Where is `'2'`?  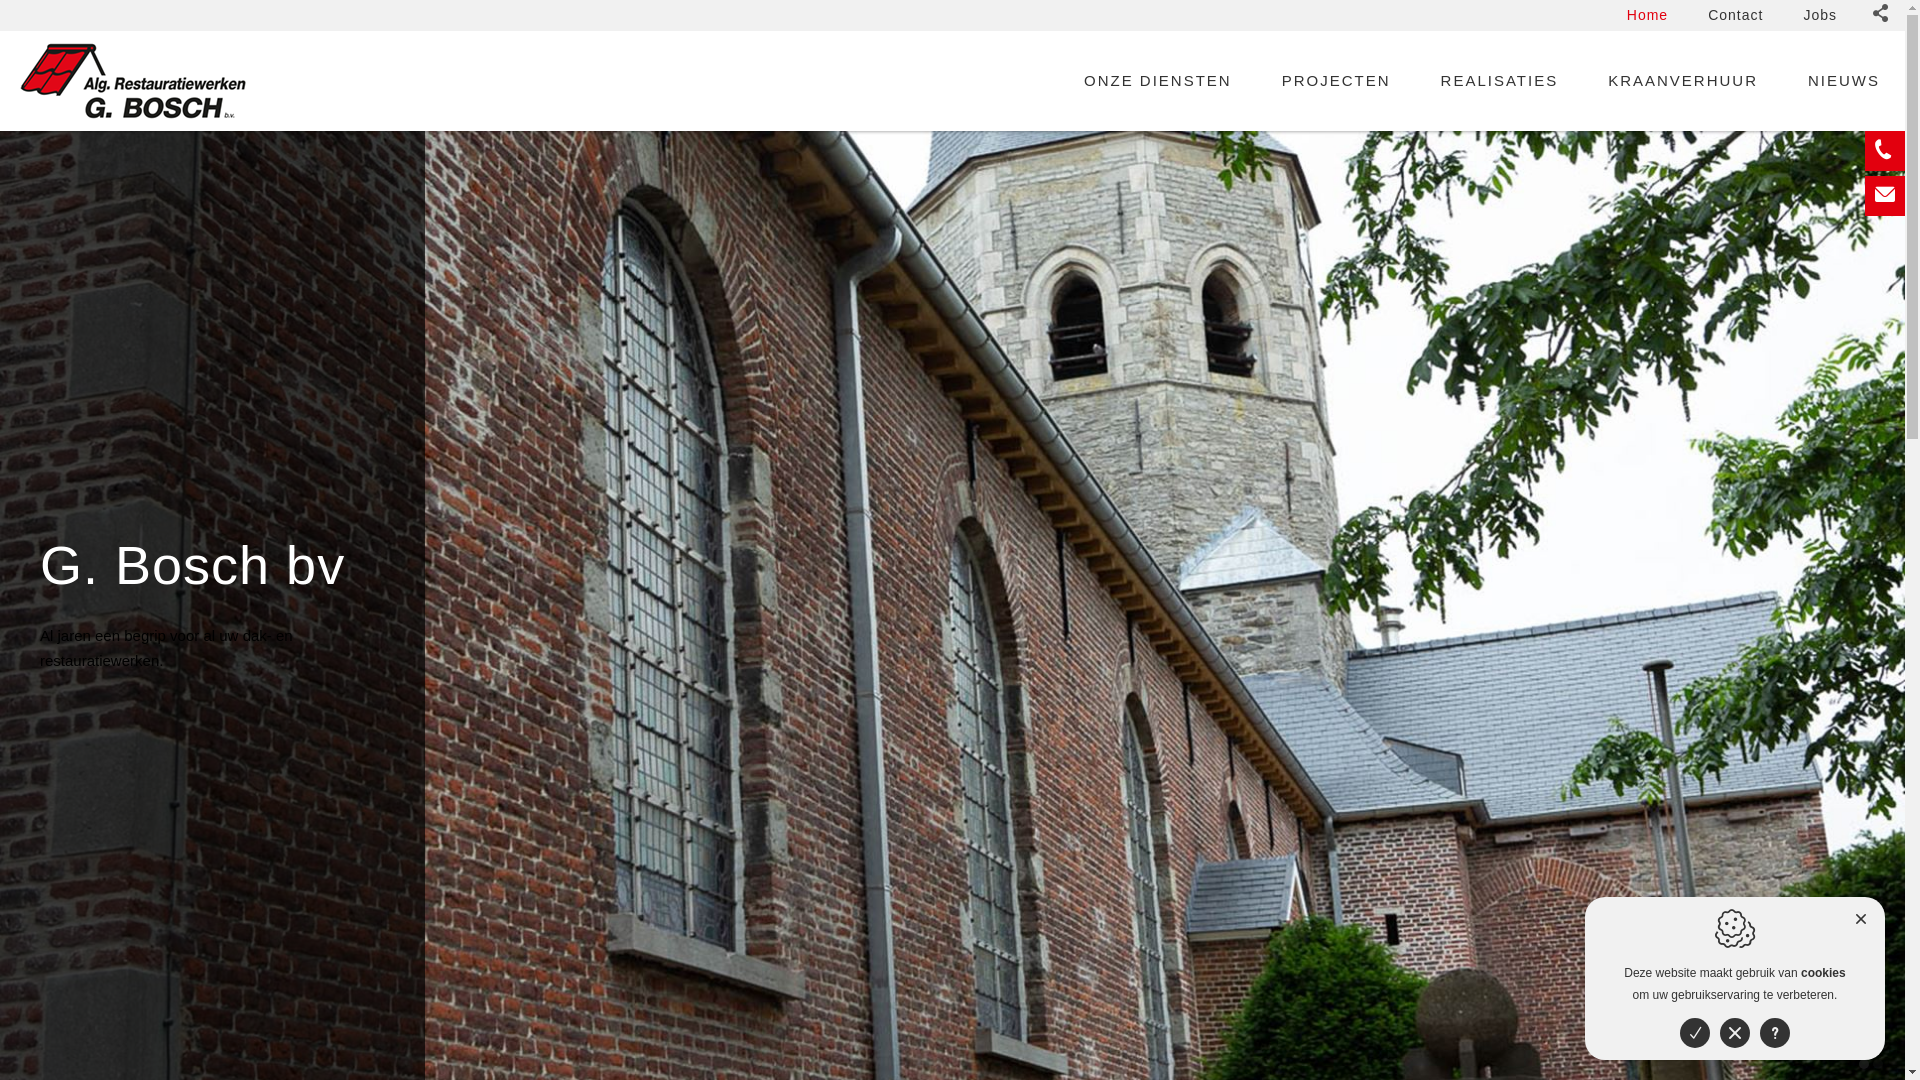 '2' is located at coordinates (1876, 1062).